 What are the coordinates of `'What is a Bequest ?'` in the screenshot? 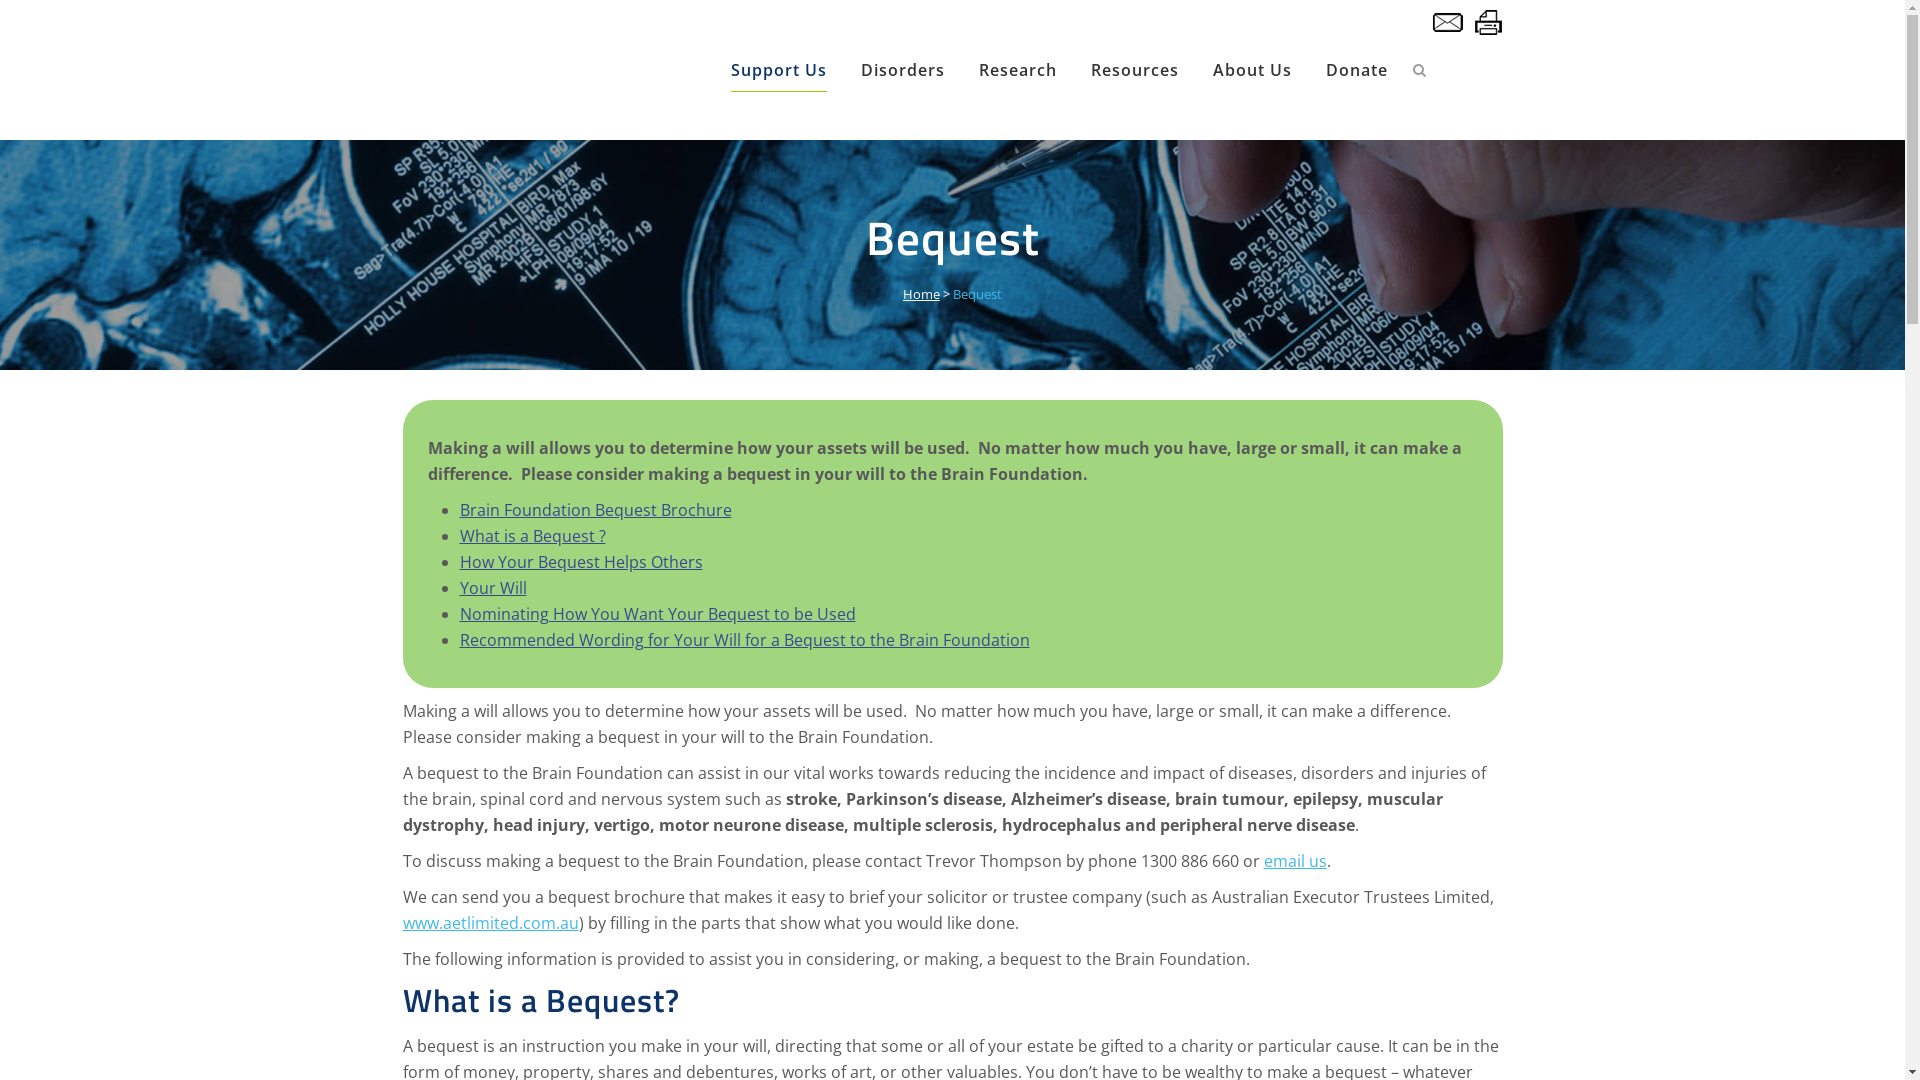 It's located at (532, 535).